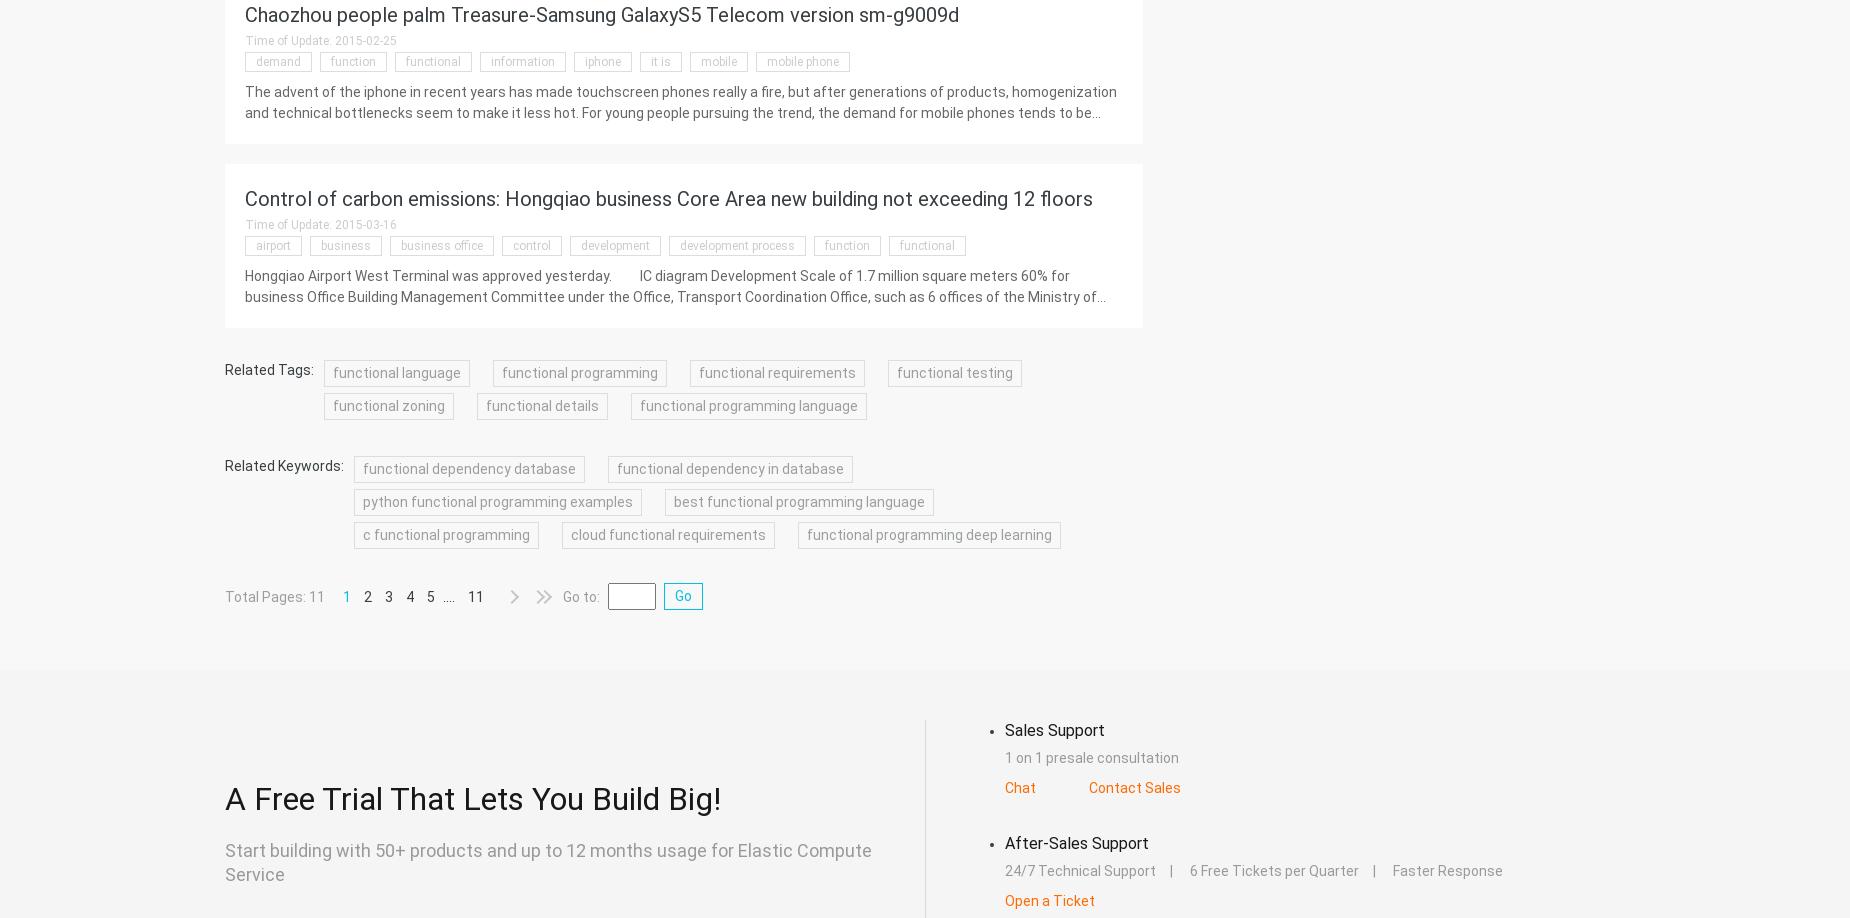 This screenshot has height=918, width=1850. I want to click on 'functional dependency in database', so click(616, 469).